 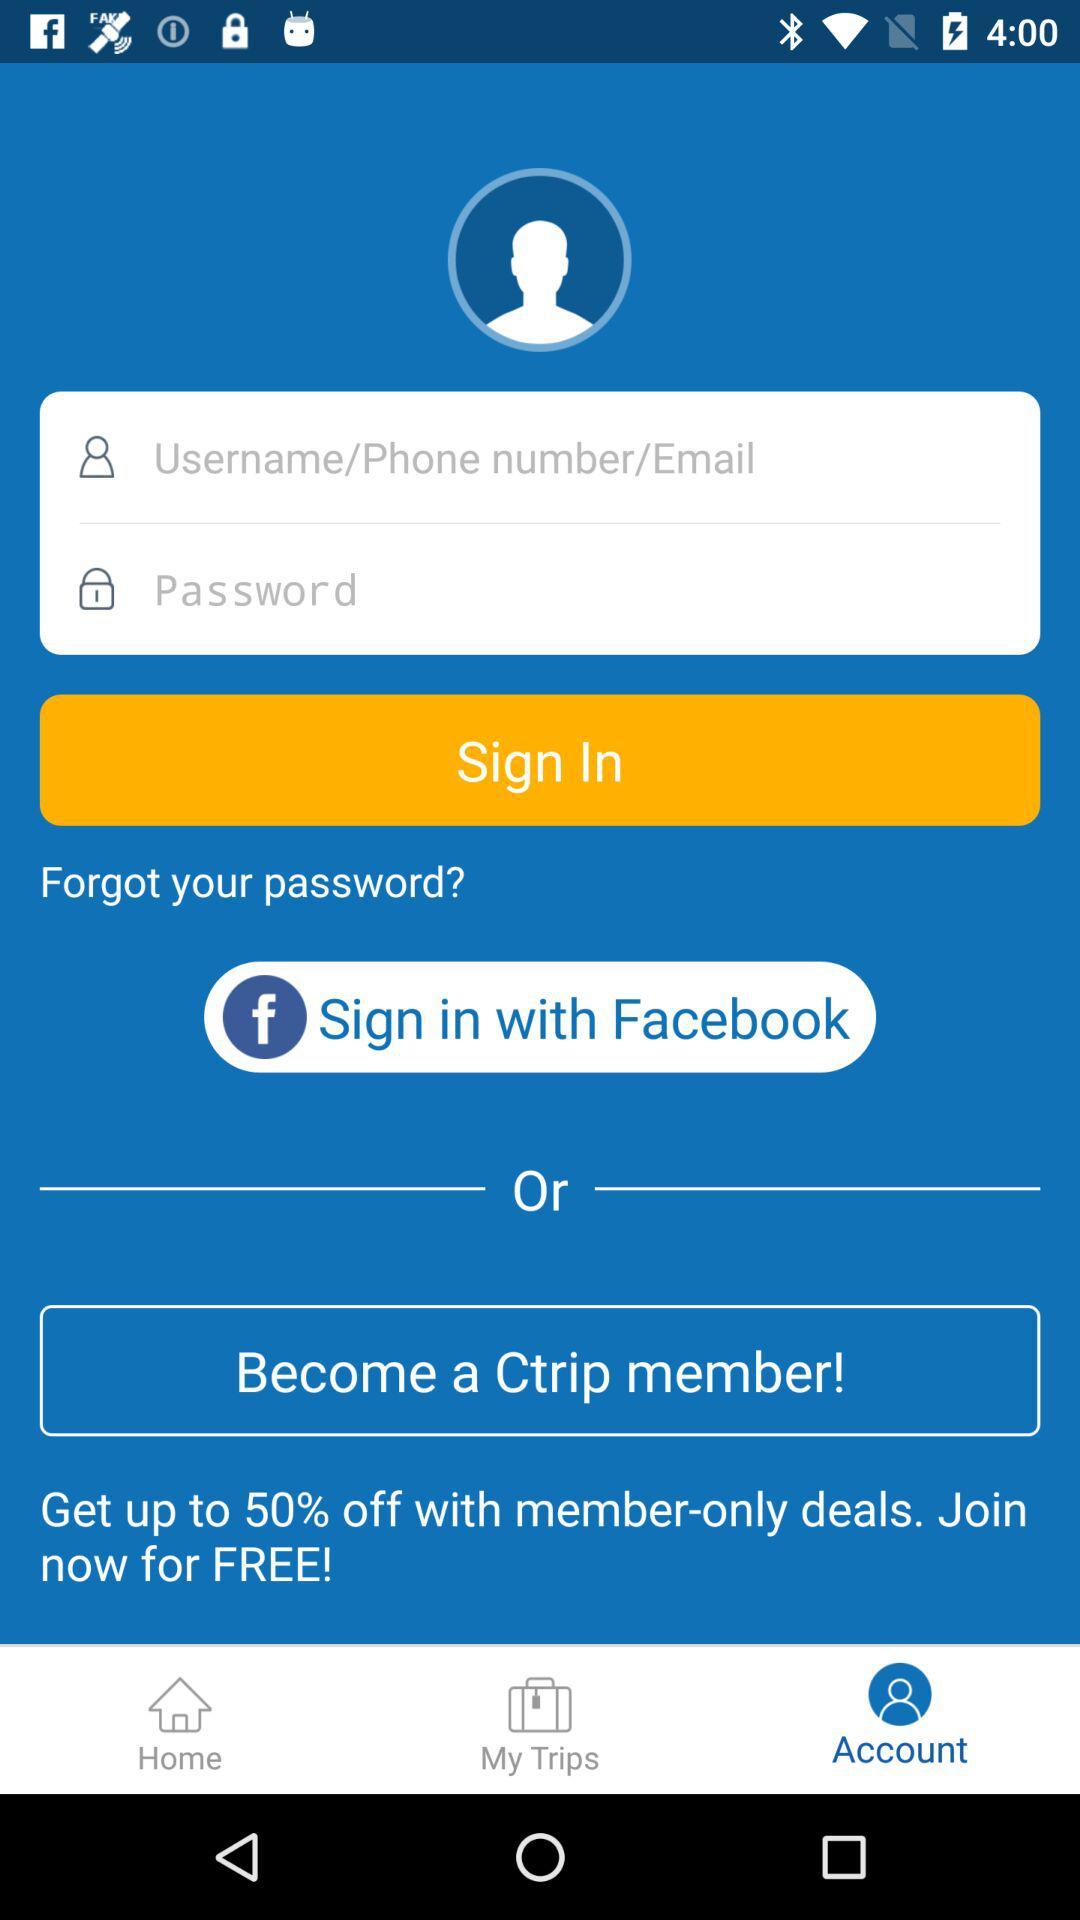 I want to click on icon below or, so click(x=540, y=1369).